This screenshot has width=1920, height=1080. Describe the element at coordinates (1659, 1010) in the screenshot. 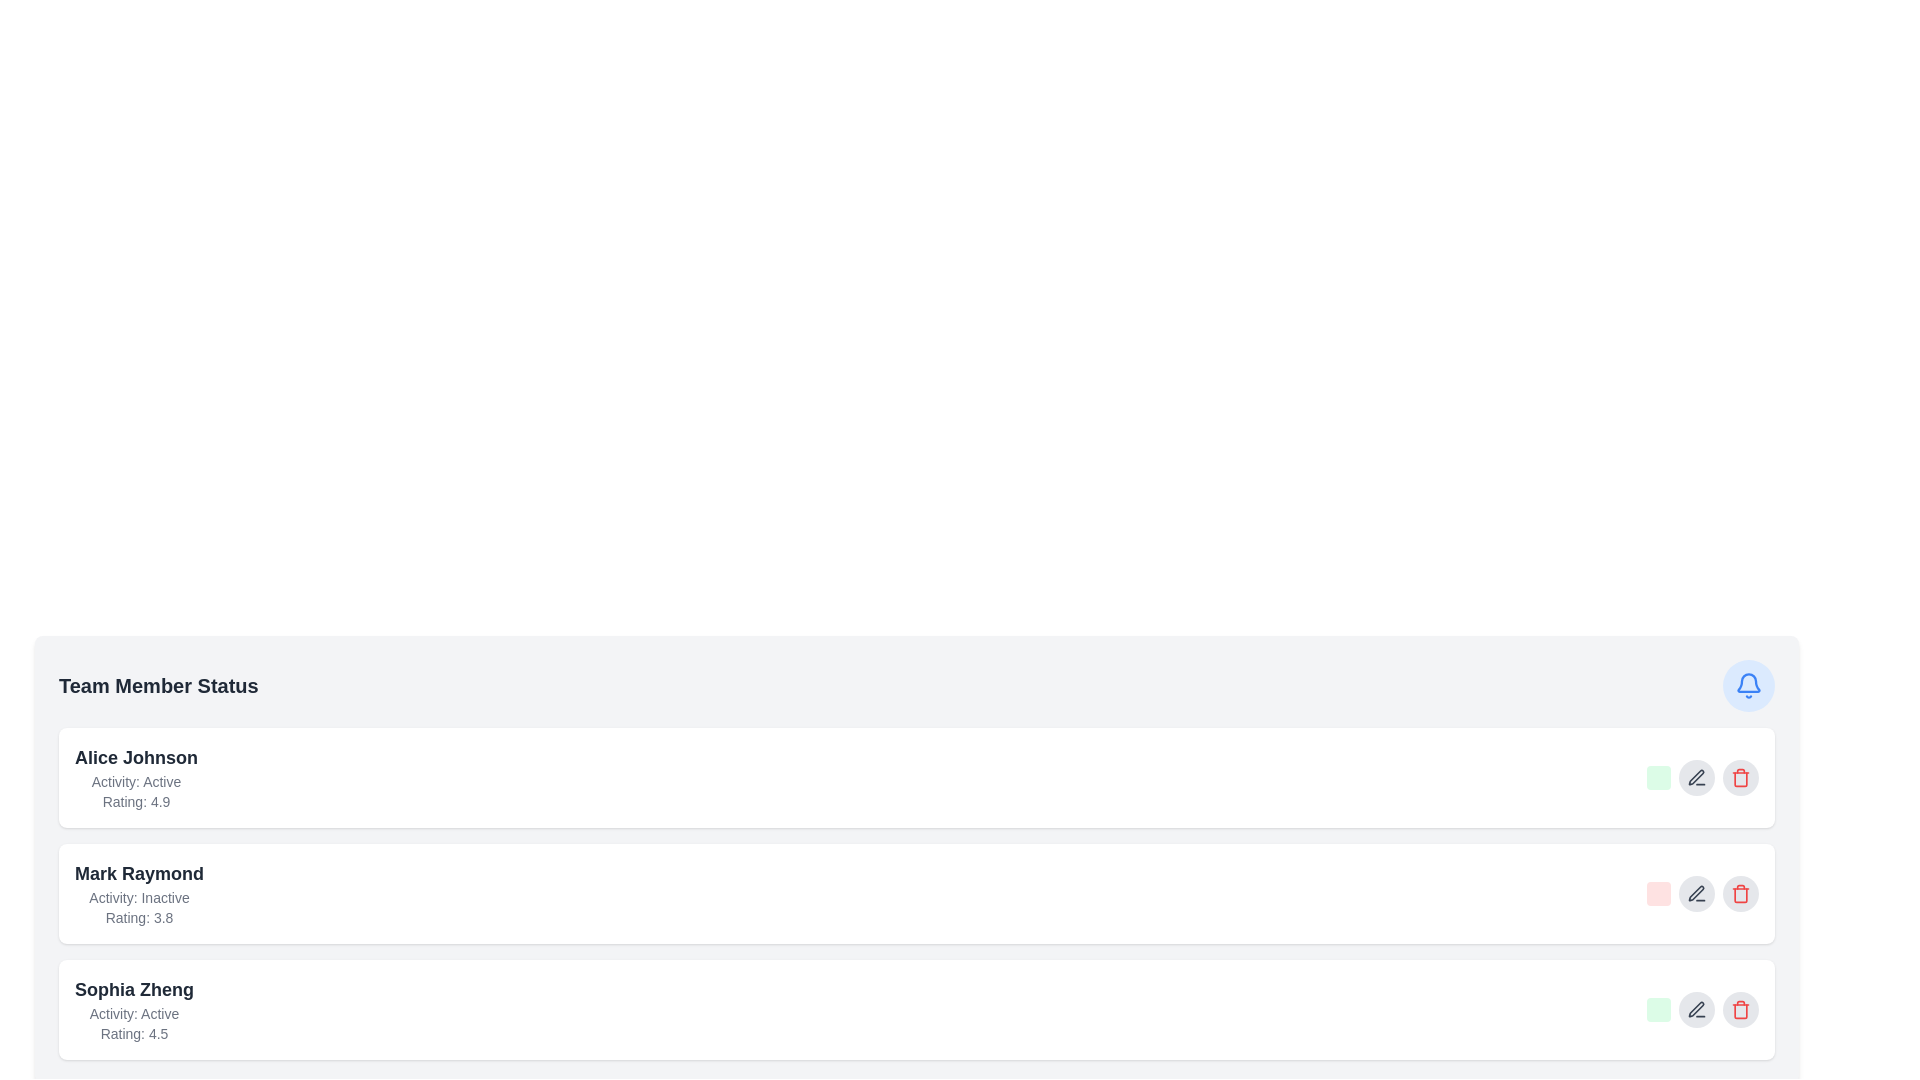

I see `the 'Active' badge associated with team member 'Sophia Zheng' to interact with it` at that location.